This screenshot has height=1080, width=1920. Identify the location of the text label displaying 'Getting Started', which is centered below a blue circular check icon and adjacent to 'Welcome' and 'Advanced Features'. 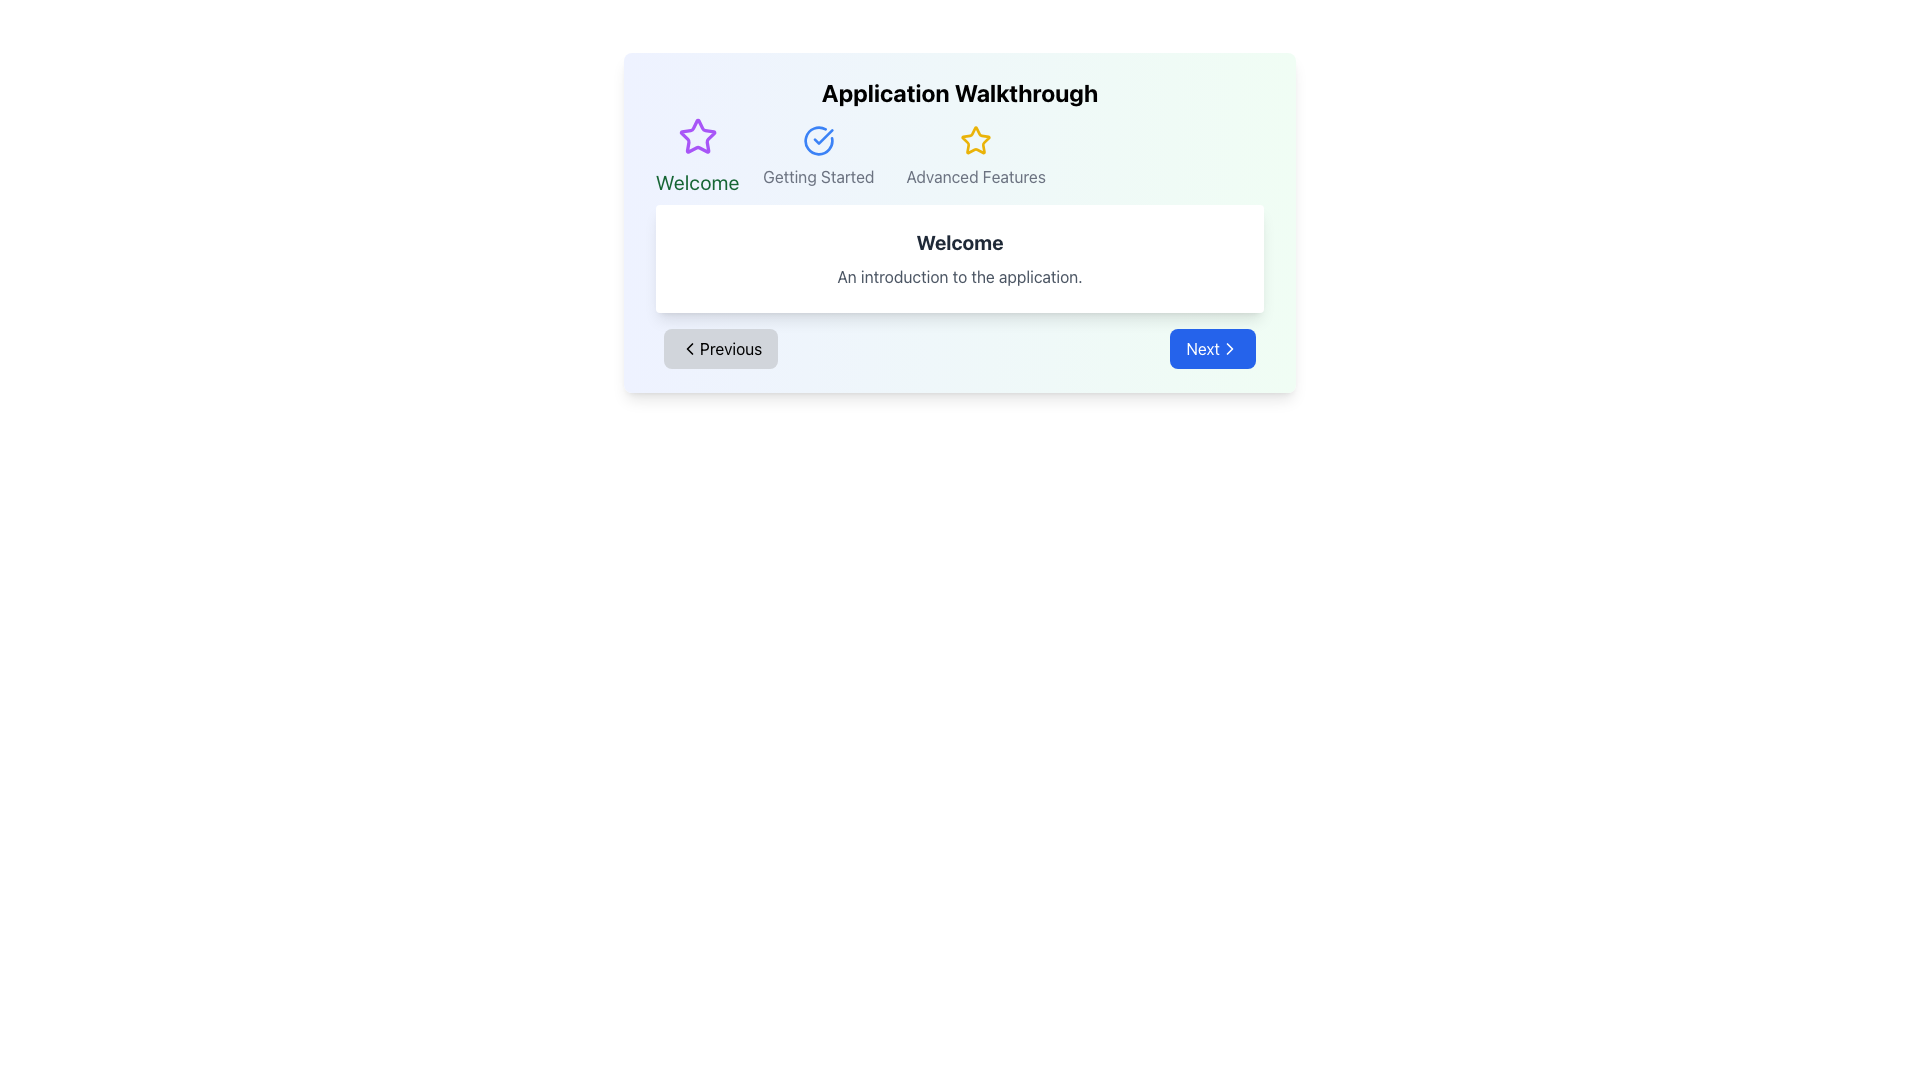
(818, 176).